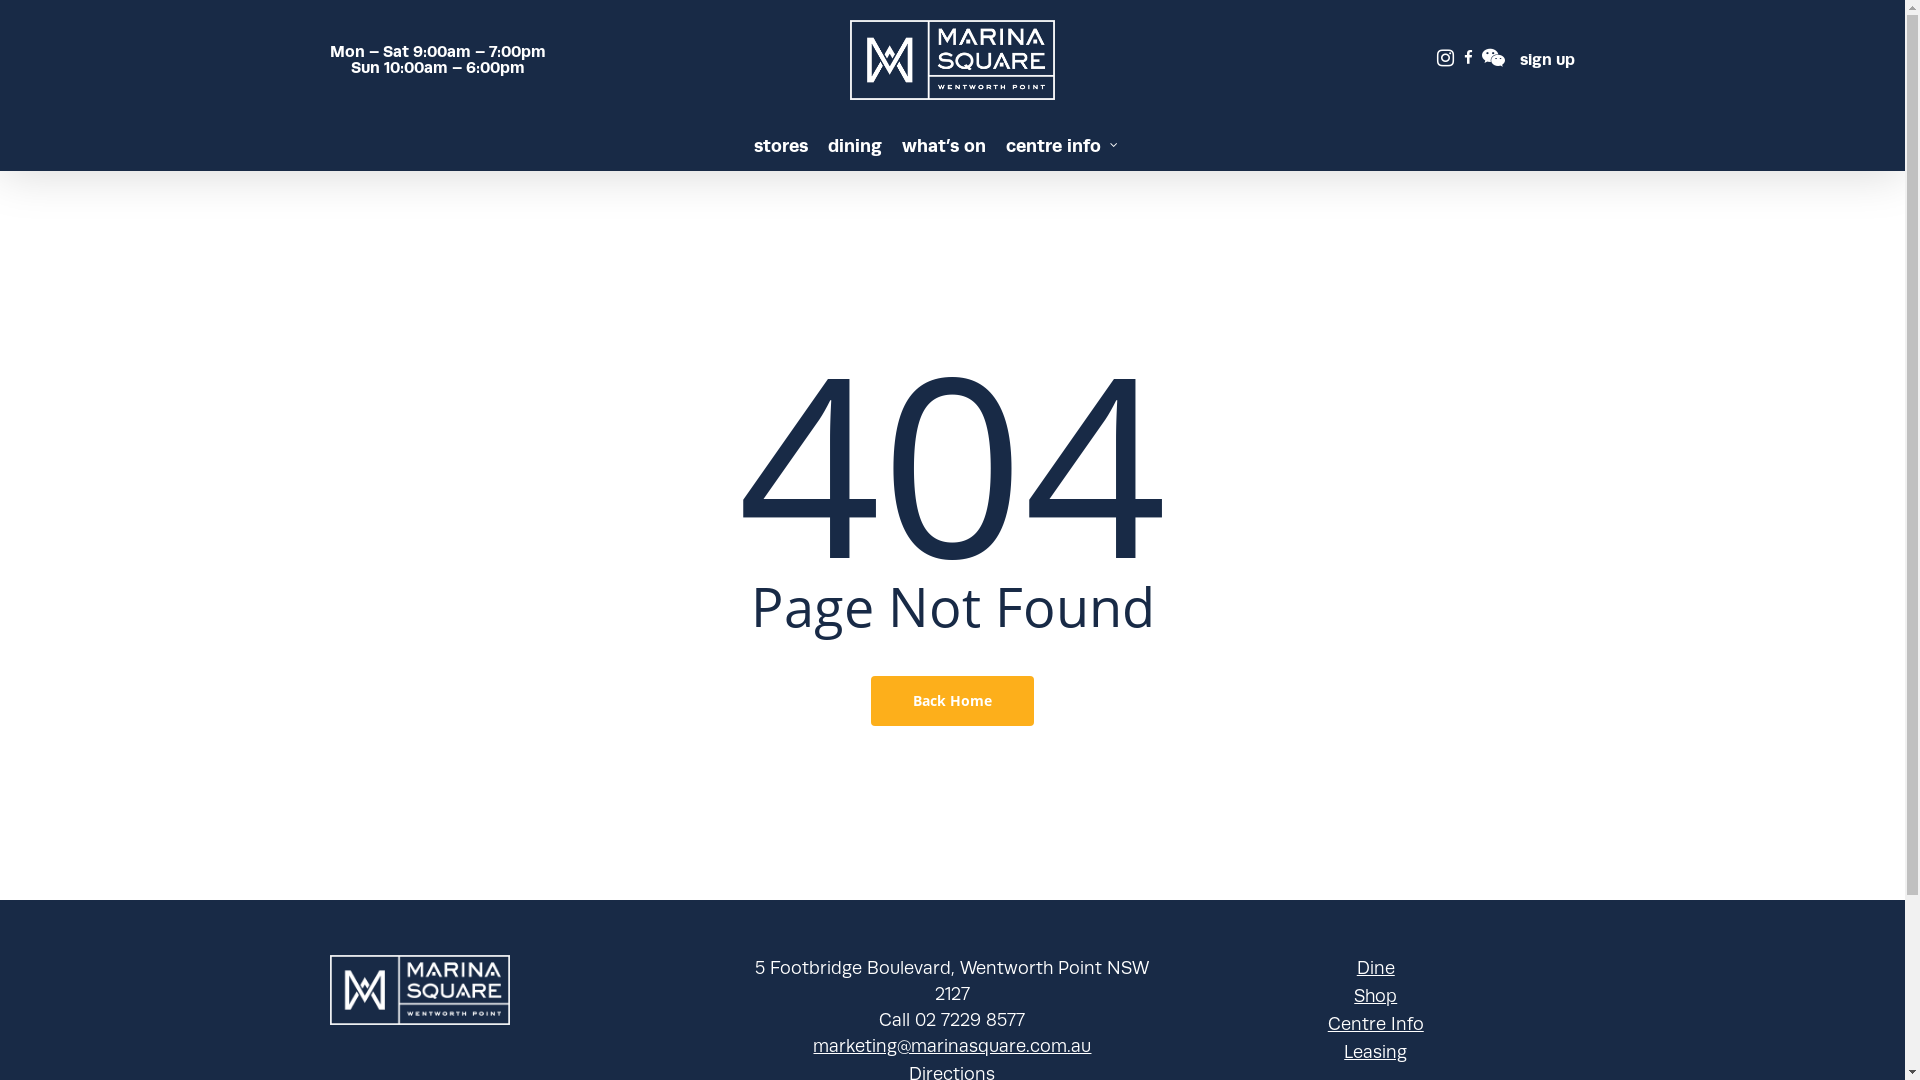 This screenshot has width=1920, height=1080. Describe the element at coordinates (1374, 996) in the screenshot. I see `'Shop'` at that location.